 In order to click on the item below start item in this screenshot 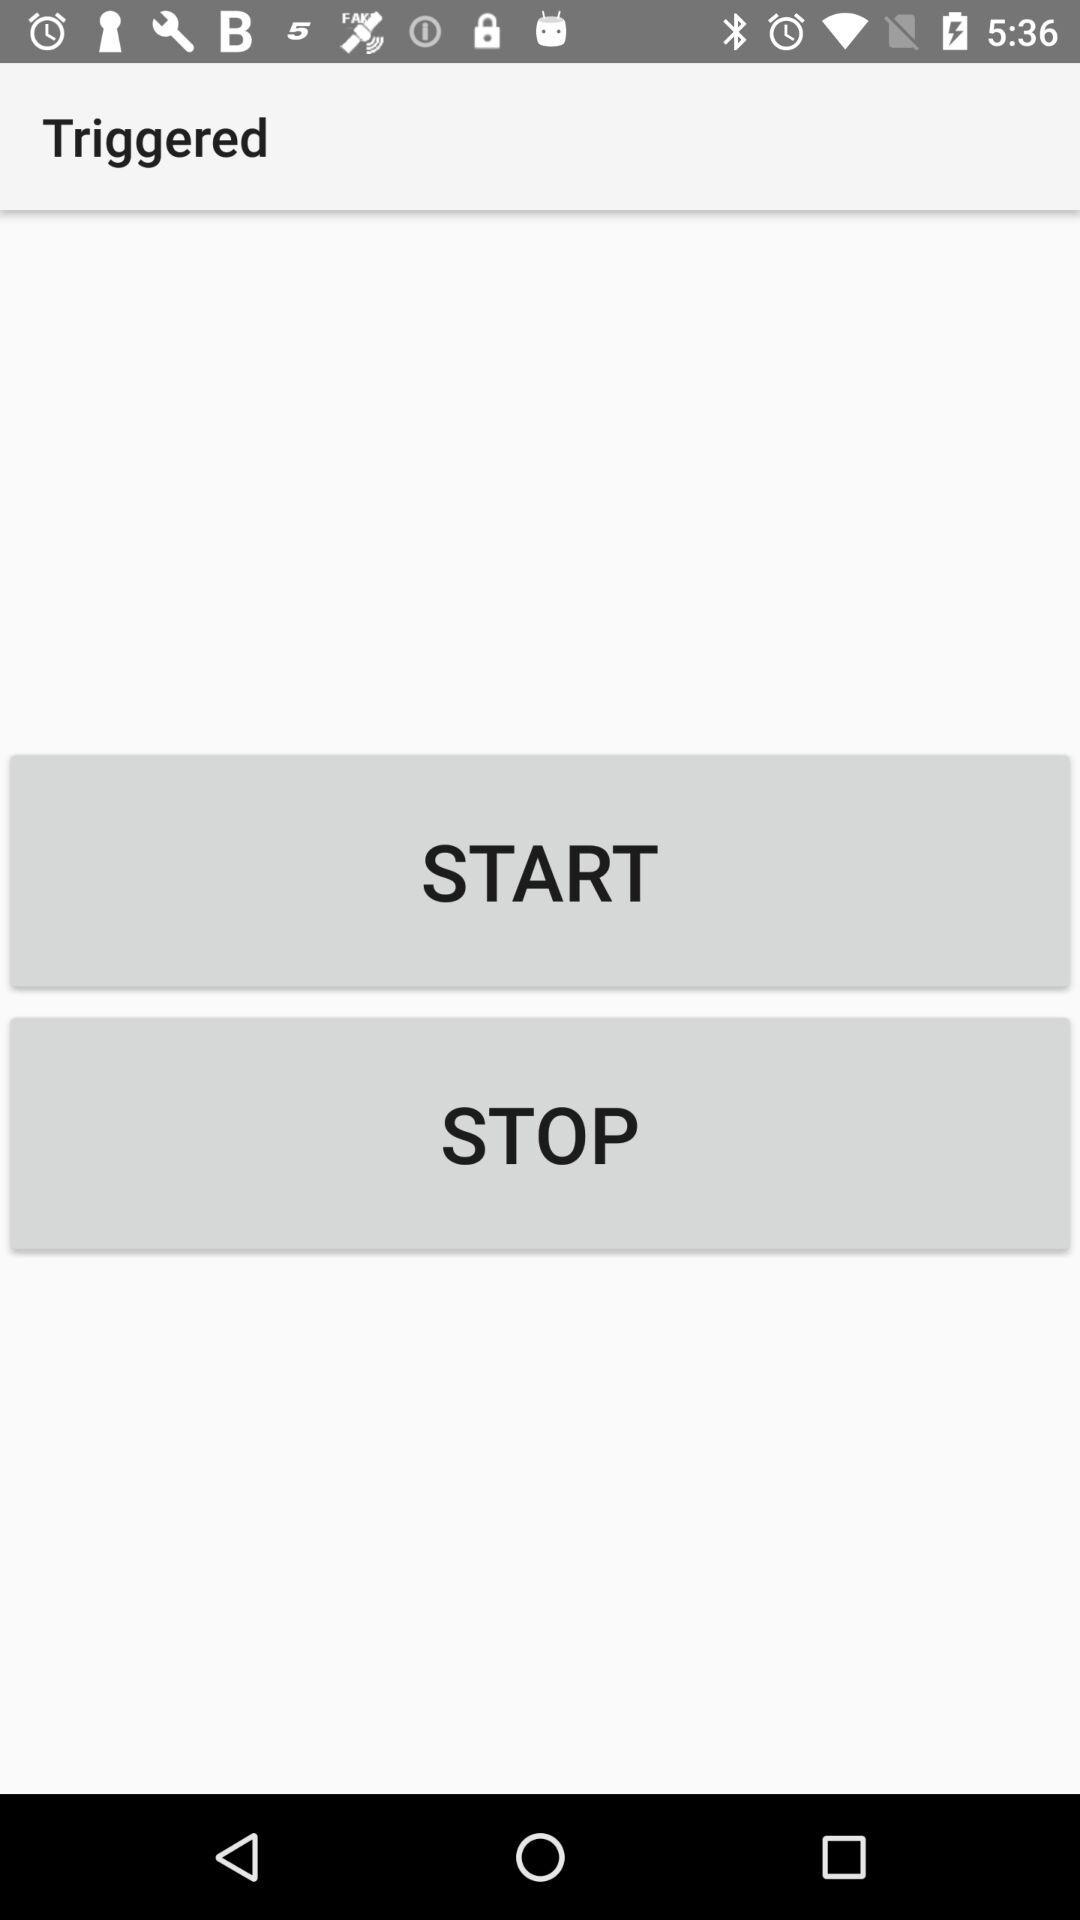, I will do `click(540, 1133)`.